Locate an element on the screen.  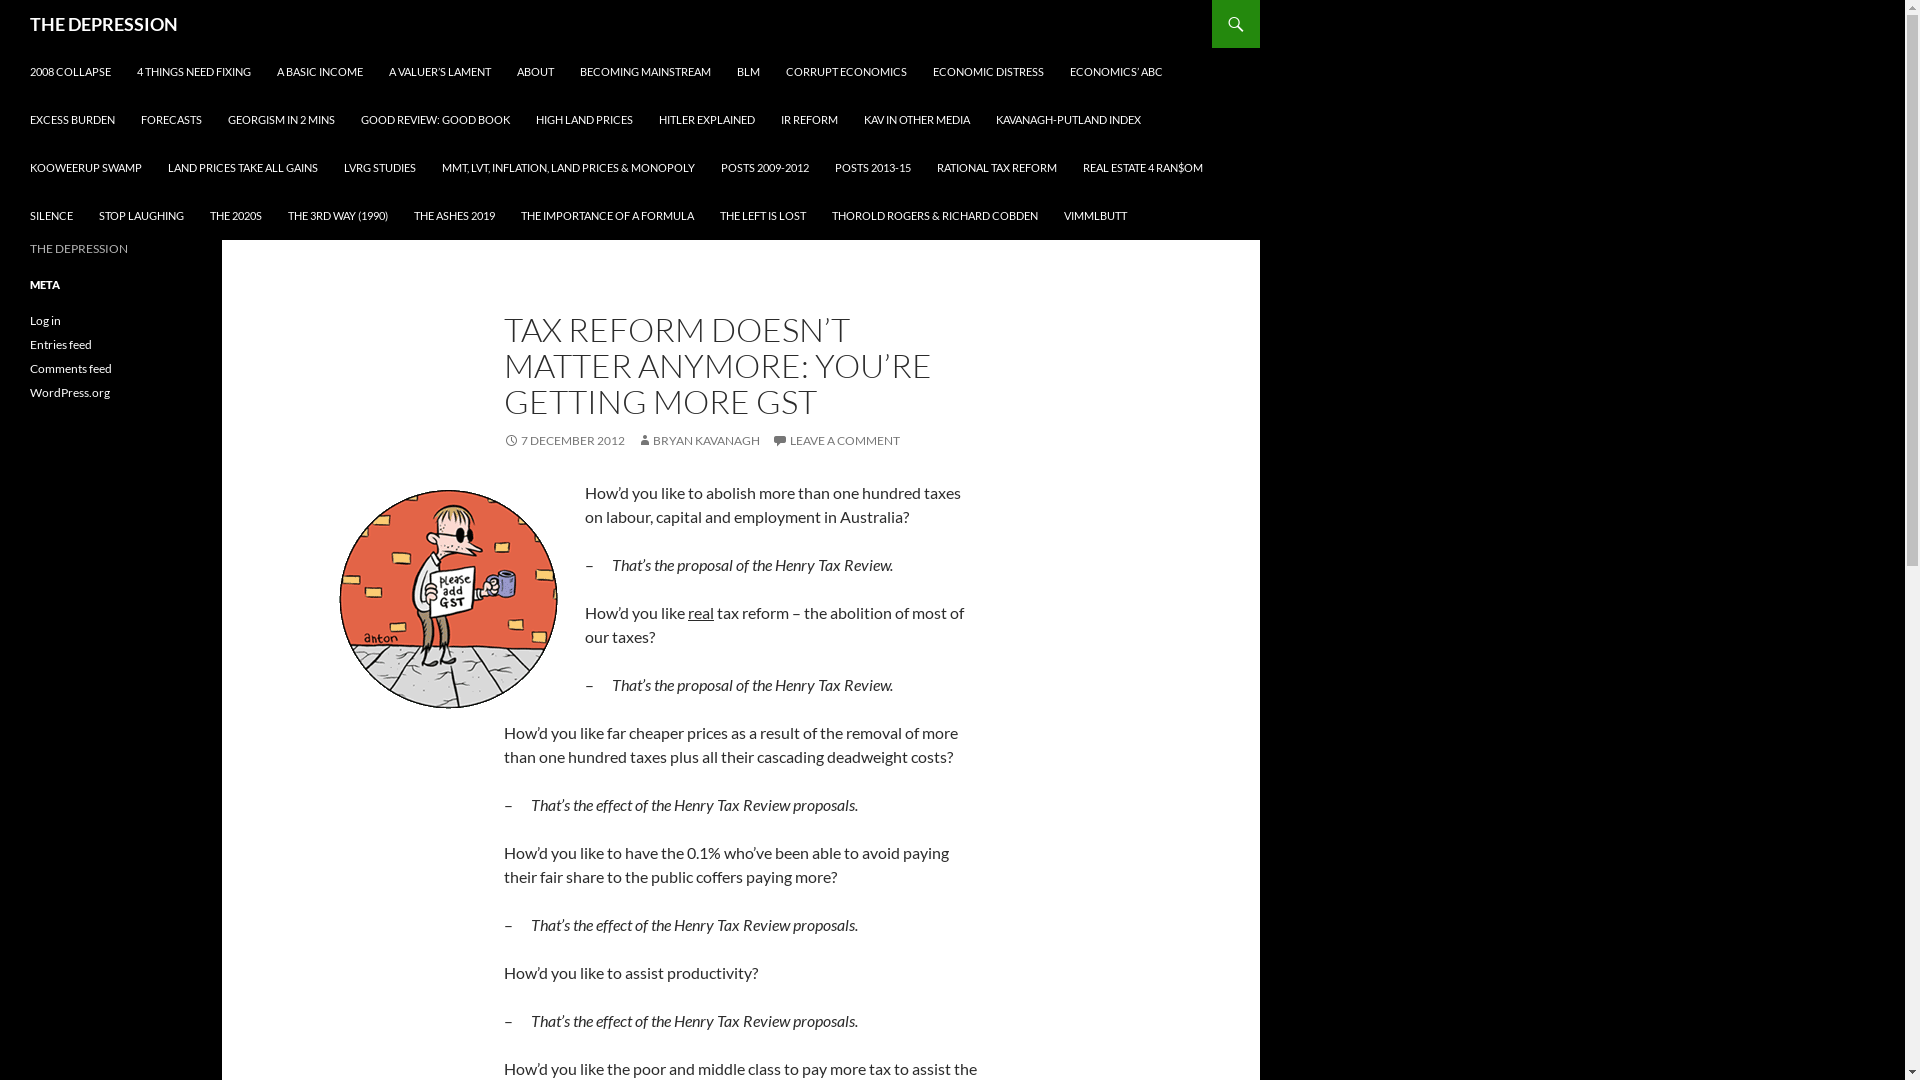
'BRYAN KAVANAGH' is located at coordinates (698, 439).